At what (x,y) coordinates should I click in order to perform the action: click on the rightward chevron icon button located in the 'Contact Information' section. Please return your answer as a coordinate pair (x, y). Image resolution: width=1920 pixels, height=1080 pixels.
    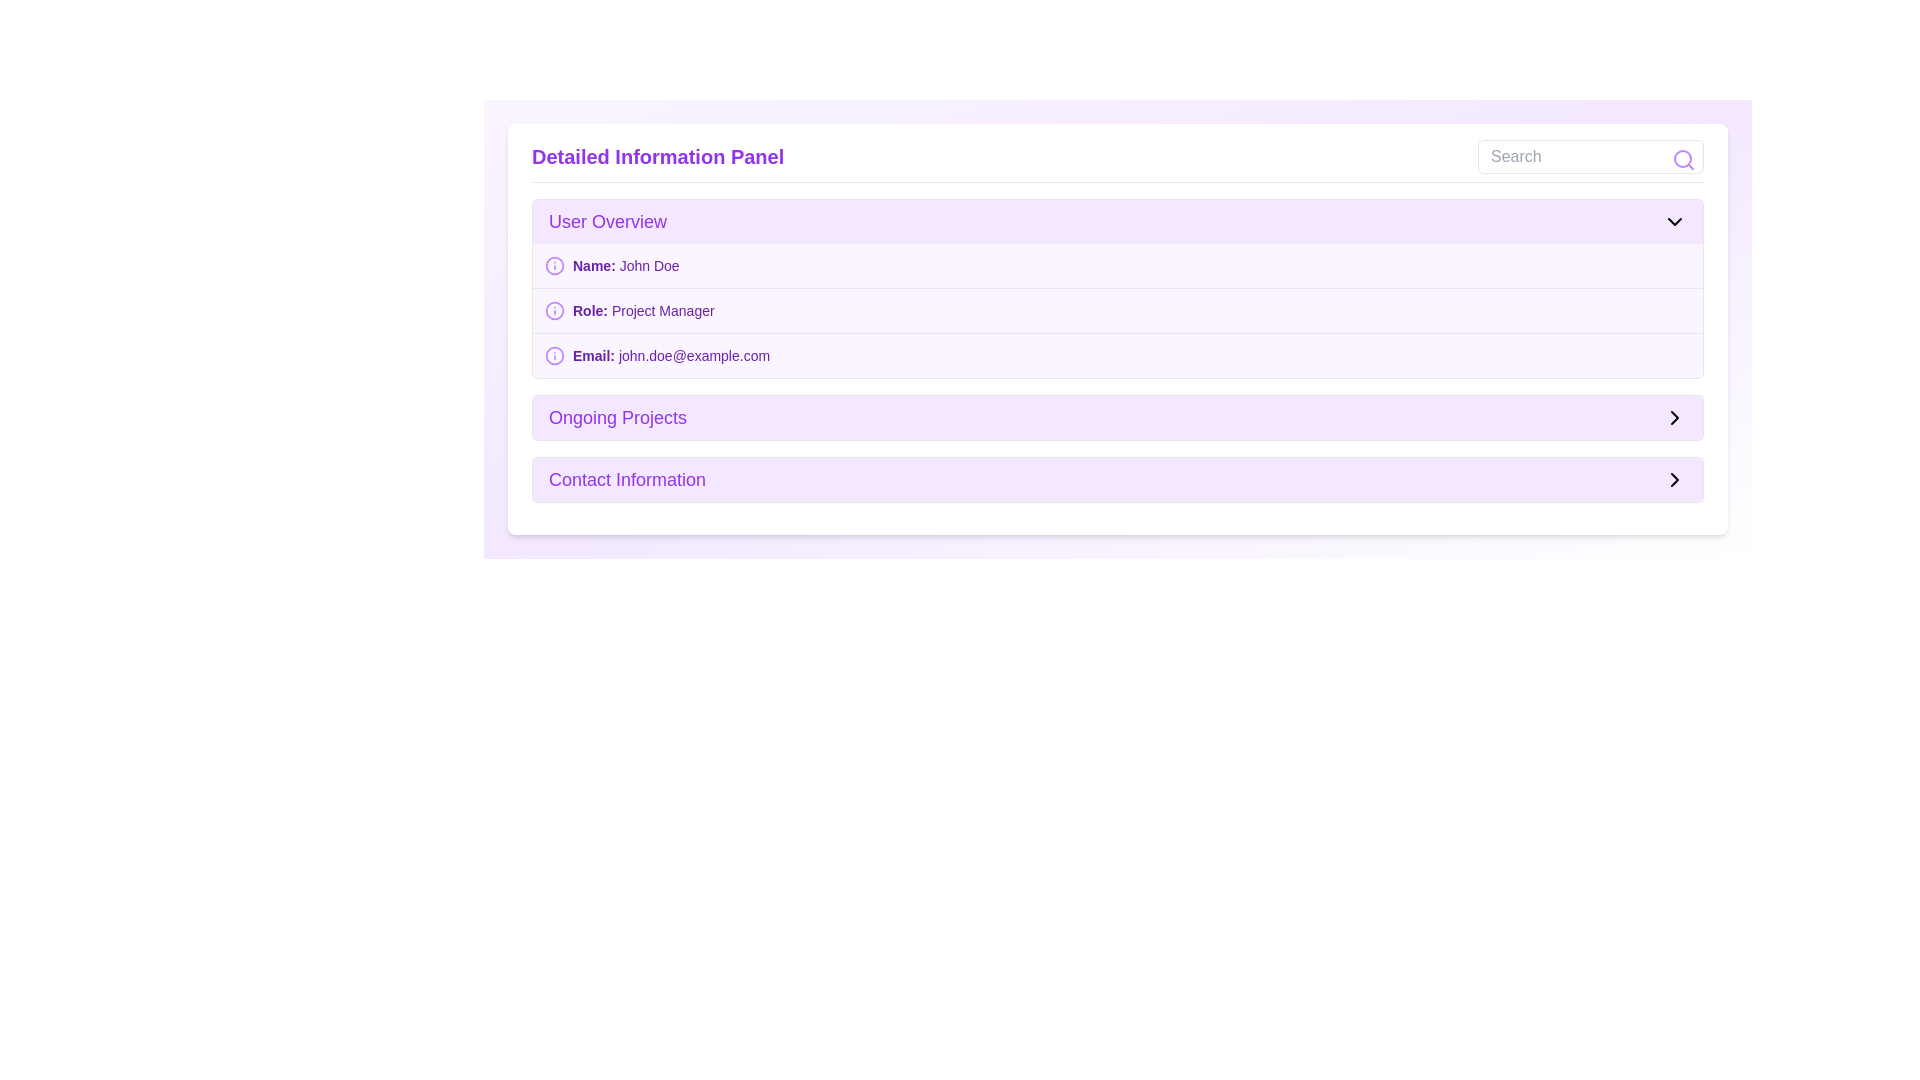
    Looking at the image, I should click on (1675, 479).